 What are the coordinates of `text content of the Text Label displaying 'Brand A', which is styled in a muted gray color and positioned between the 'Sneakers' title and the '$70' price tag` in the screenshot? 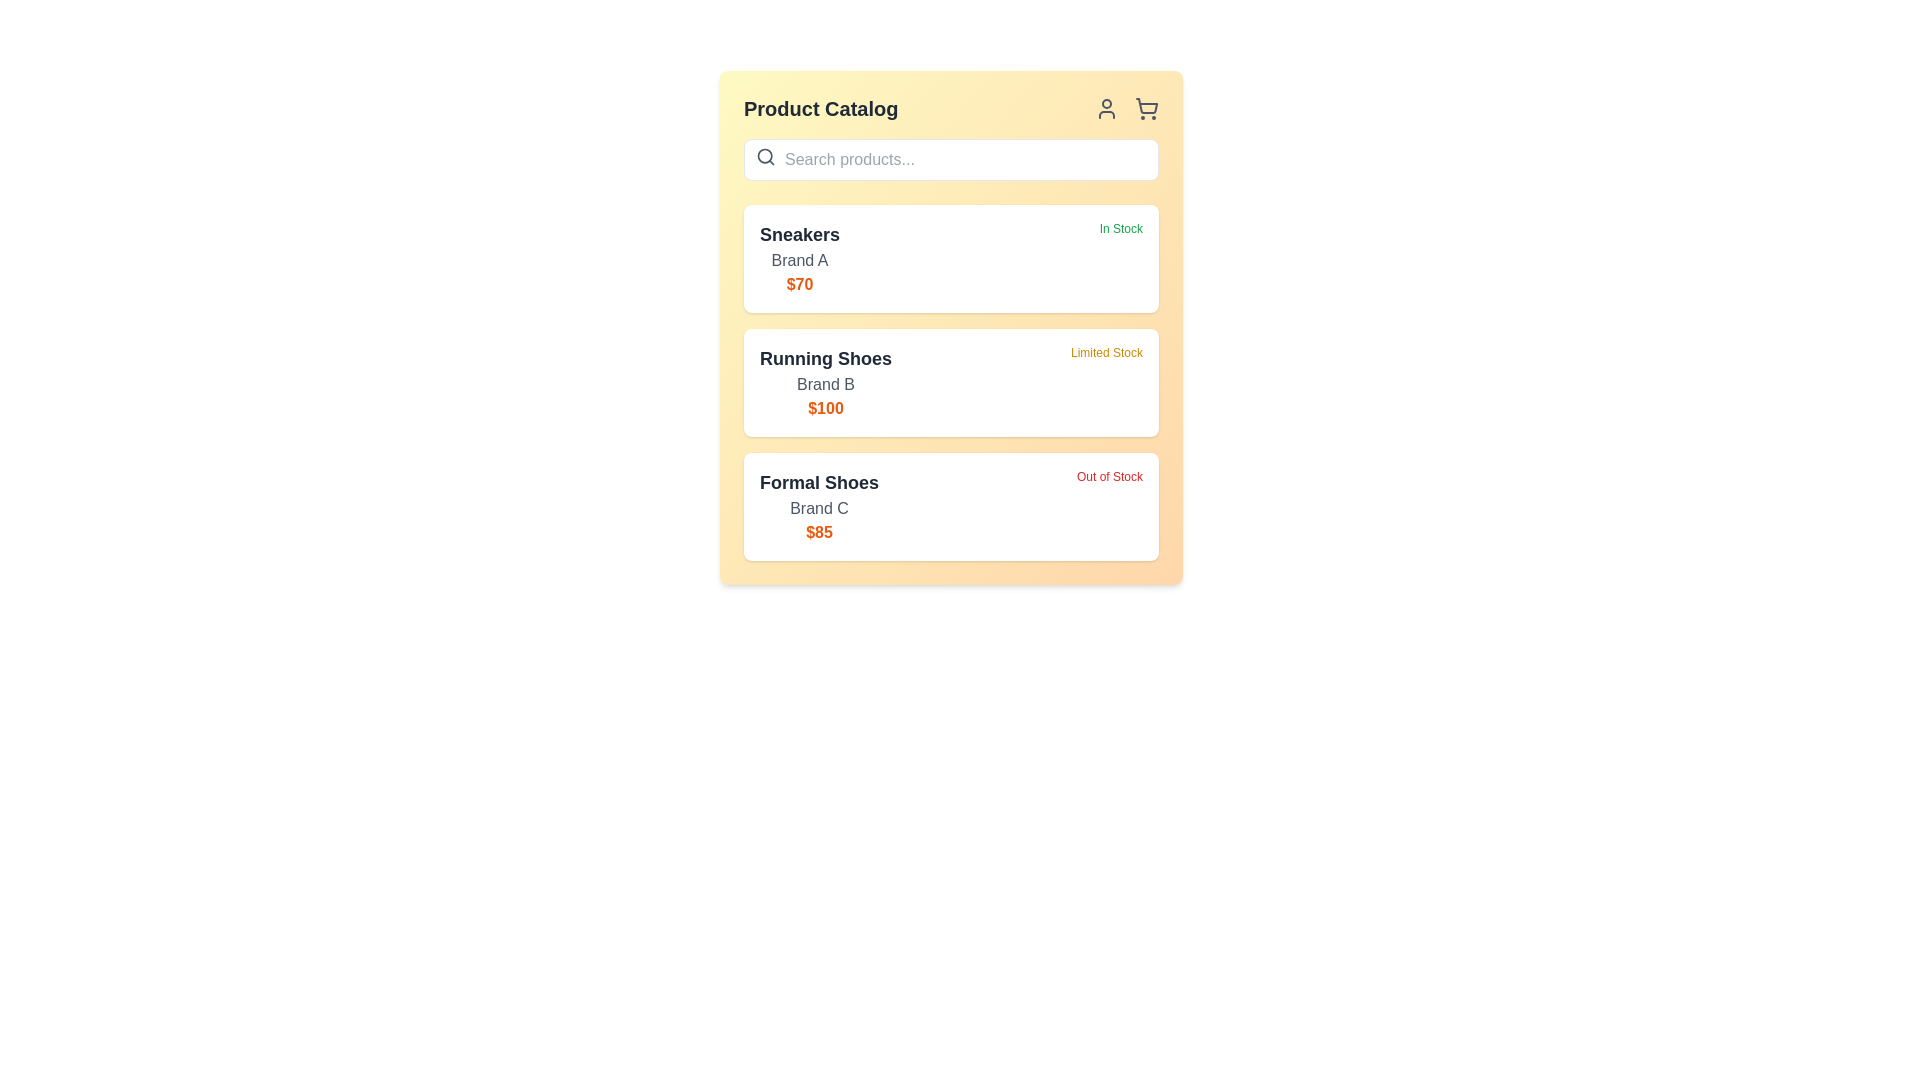 It's located at (800, 260).